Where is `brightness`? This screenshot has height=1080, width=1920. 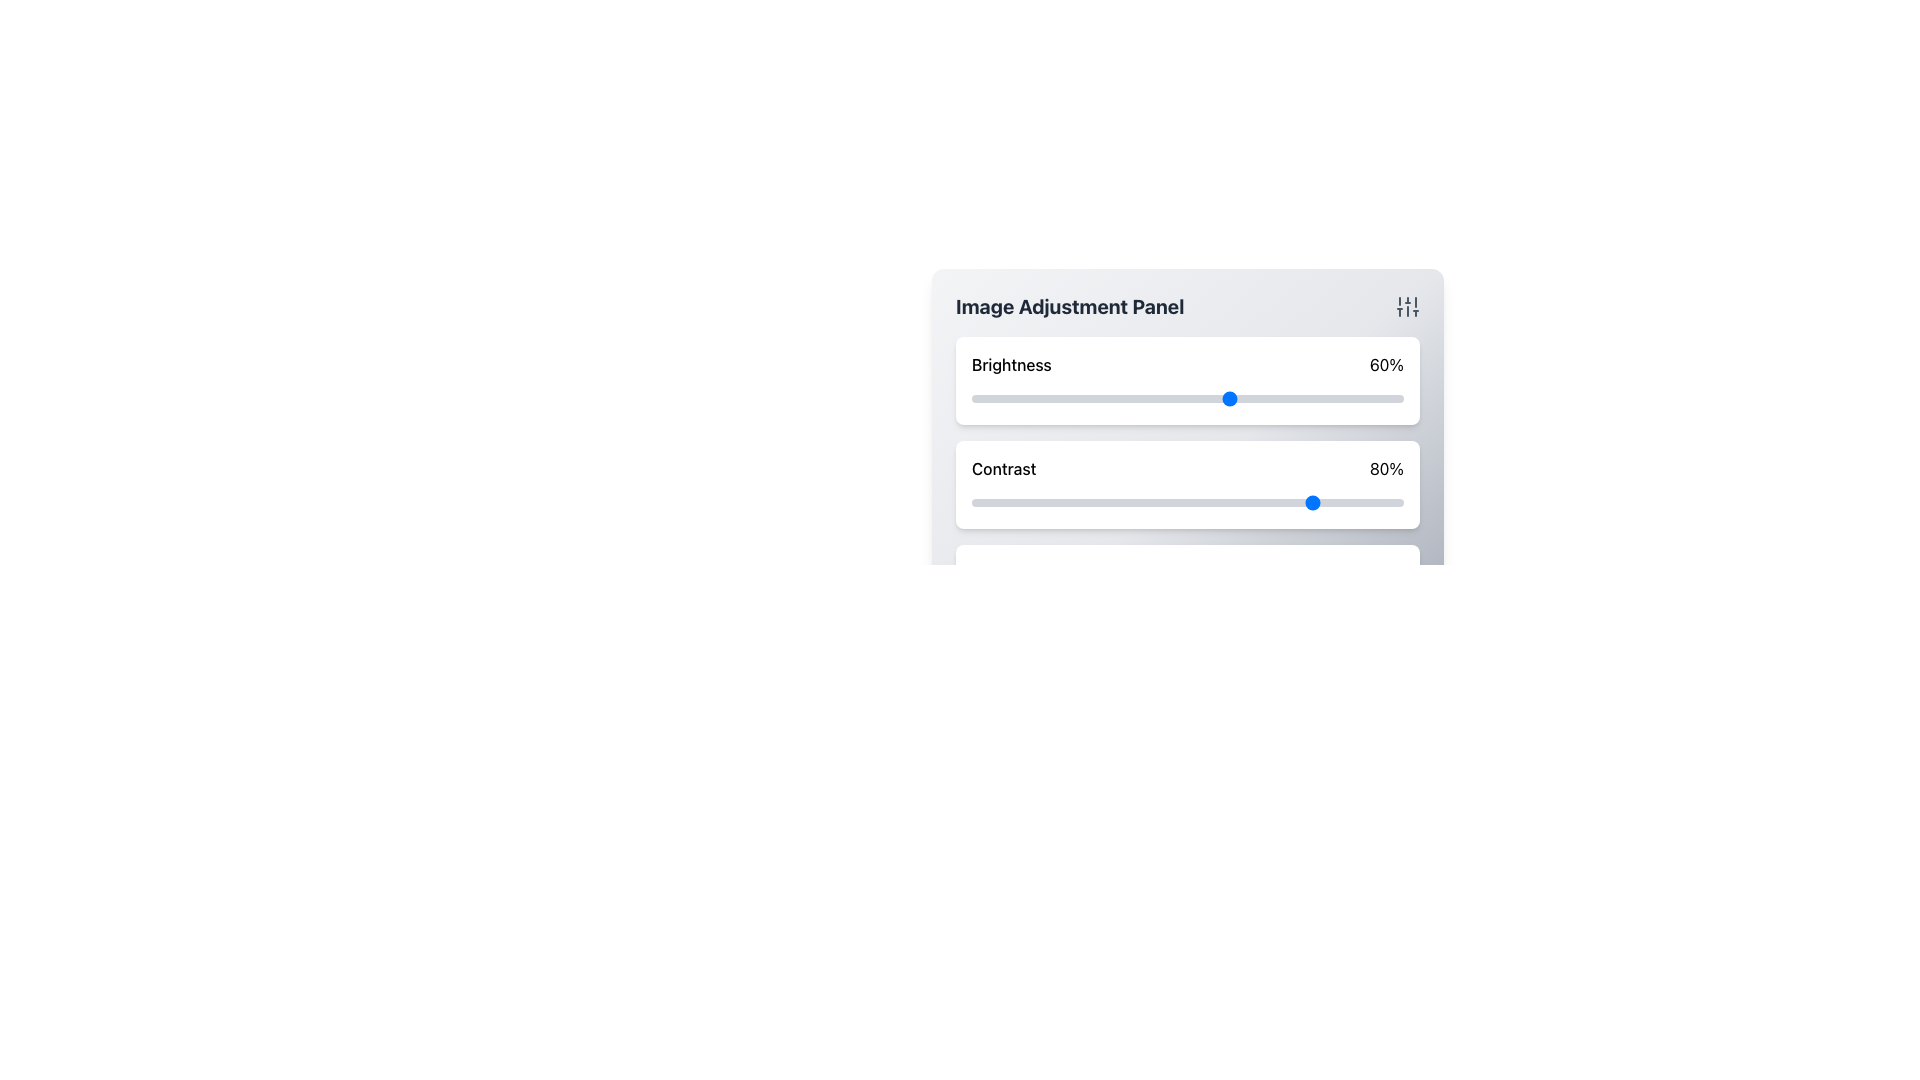
brightness is located at coordinates (1079, 398).